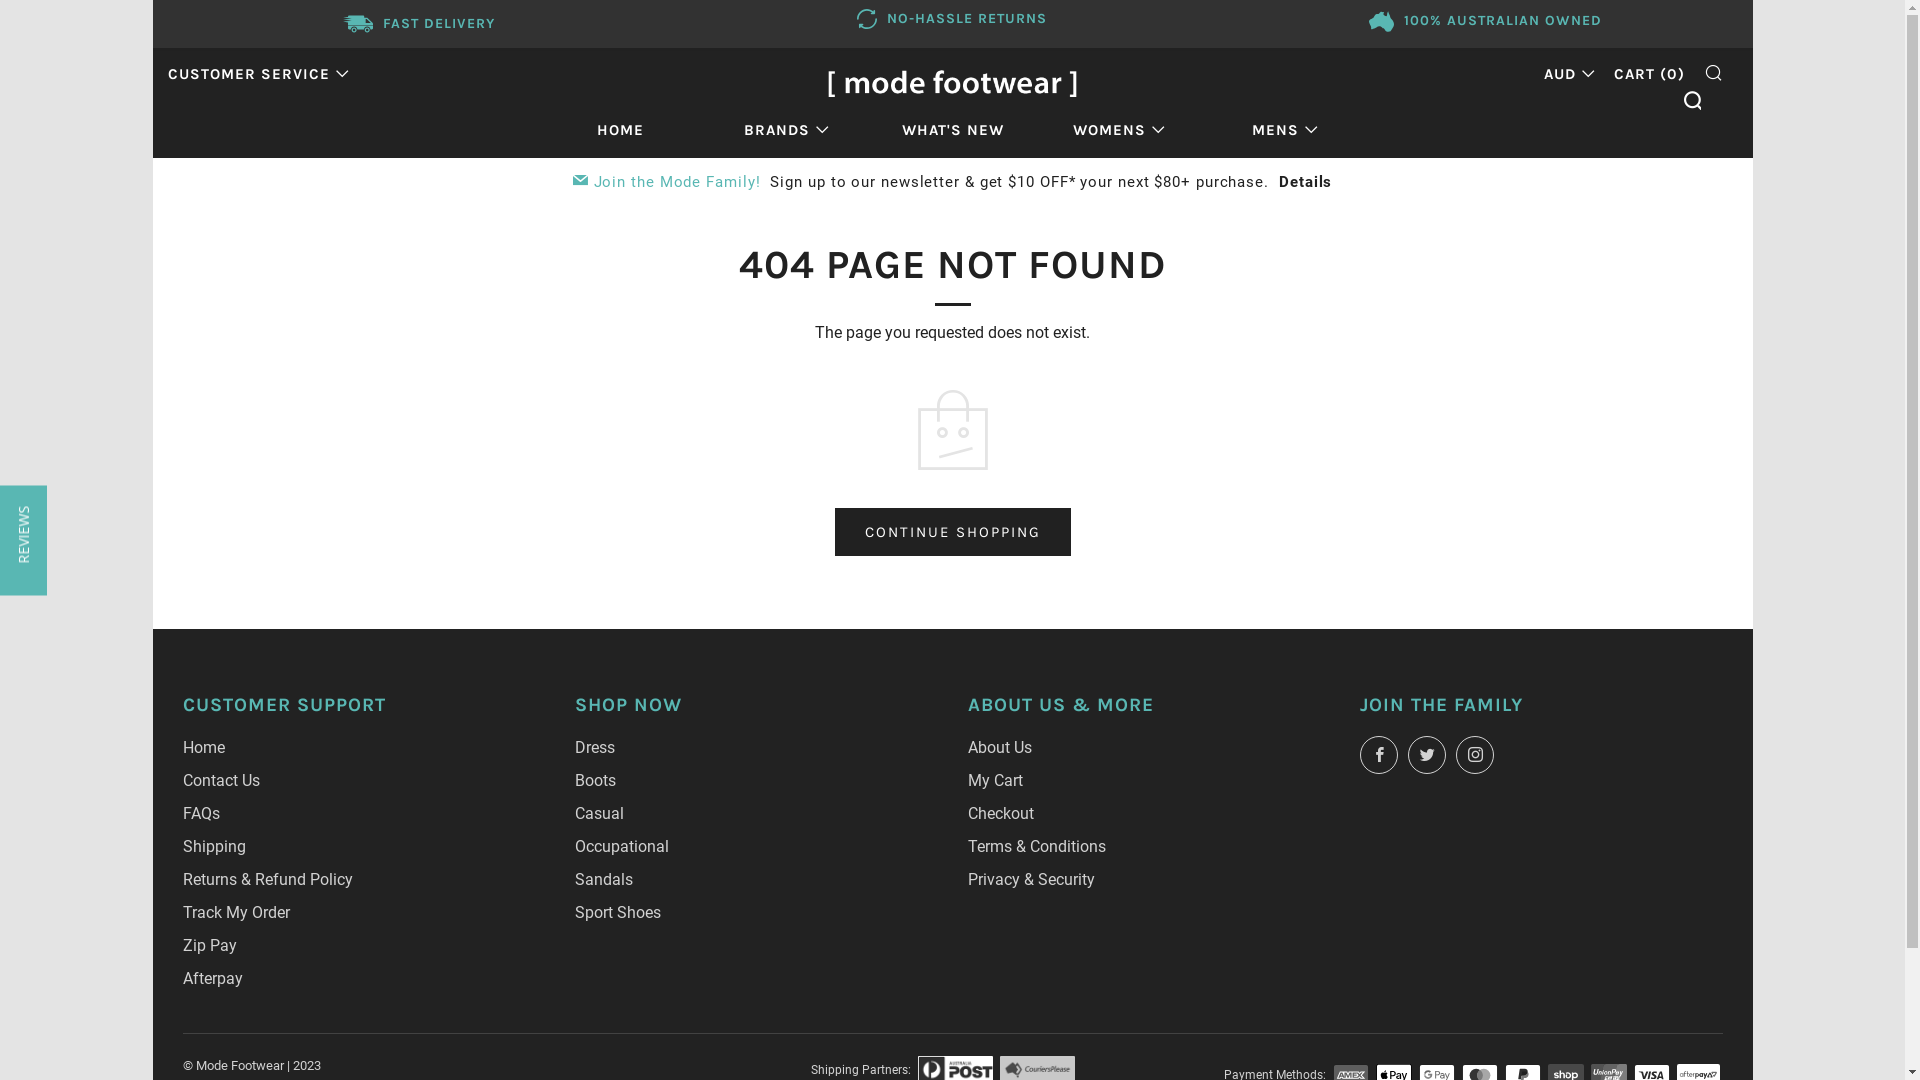 This screenshot has height=1080, width=1920. I want to click on 'MENS', so click(1285, 130).